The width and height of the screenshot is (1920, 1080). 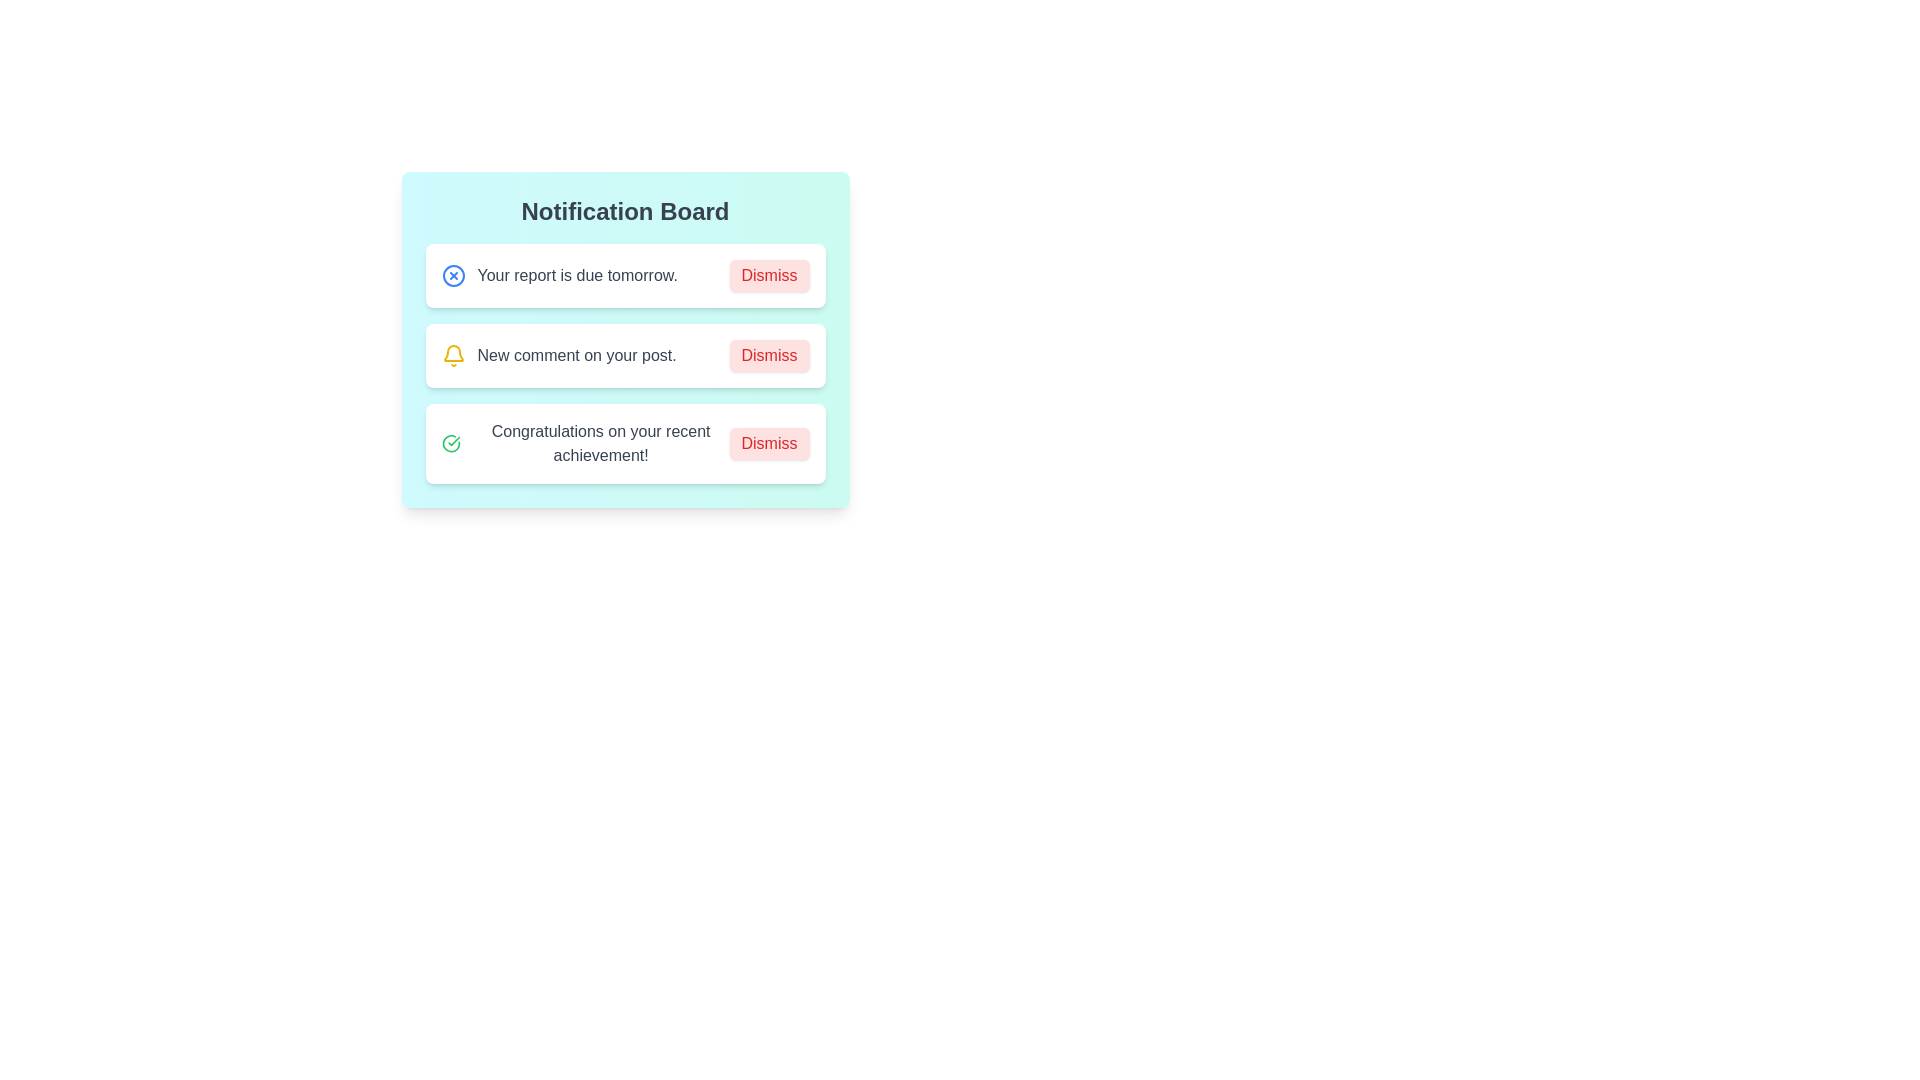 I want to click on the first notification to focus on its message, so click(x=624, y=276).